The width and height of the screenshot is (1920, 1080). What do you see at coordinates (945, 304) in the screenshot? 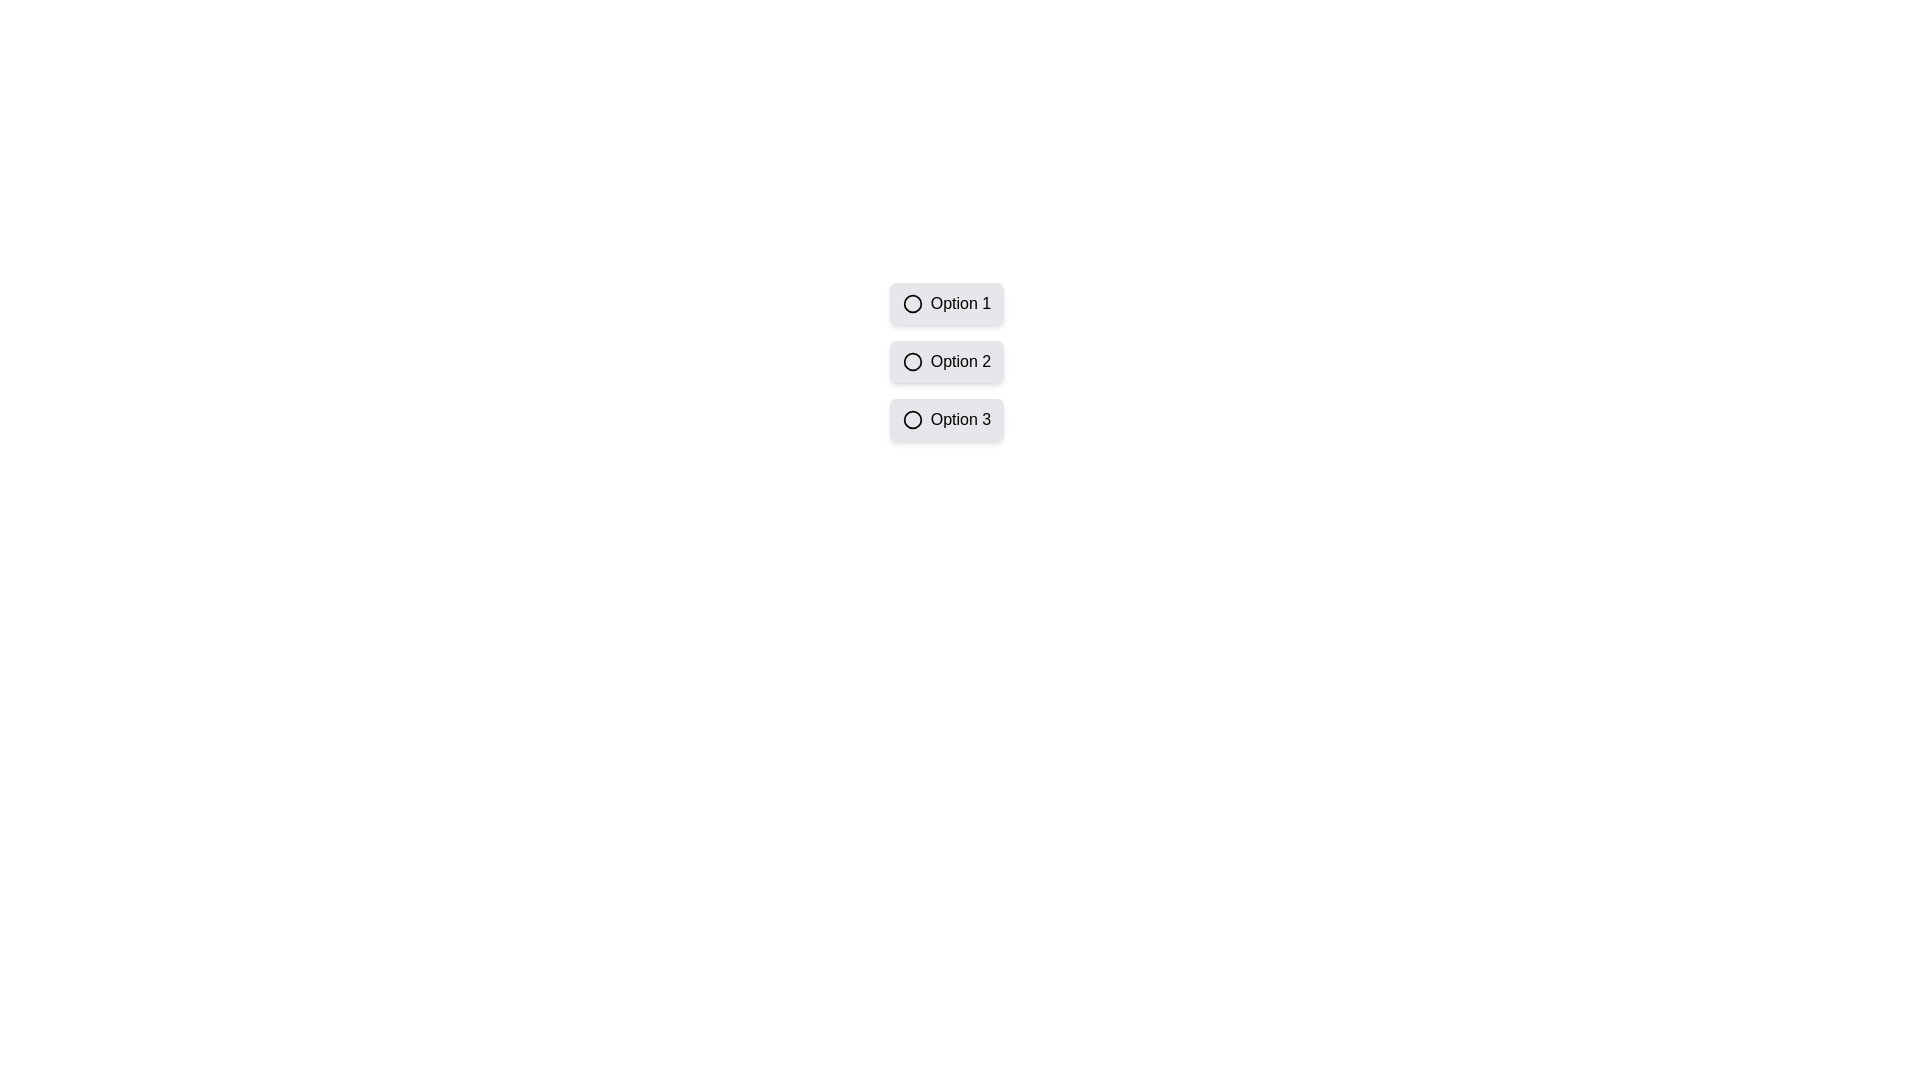
I see `the first selectable option in the vertically arranged list` at bounding box center [945, 304].